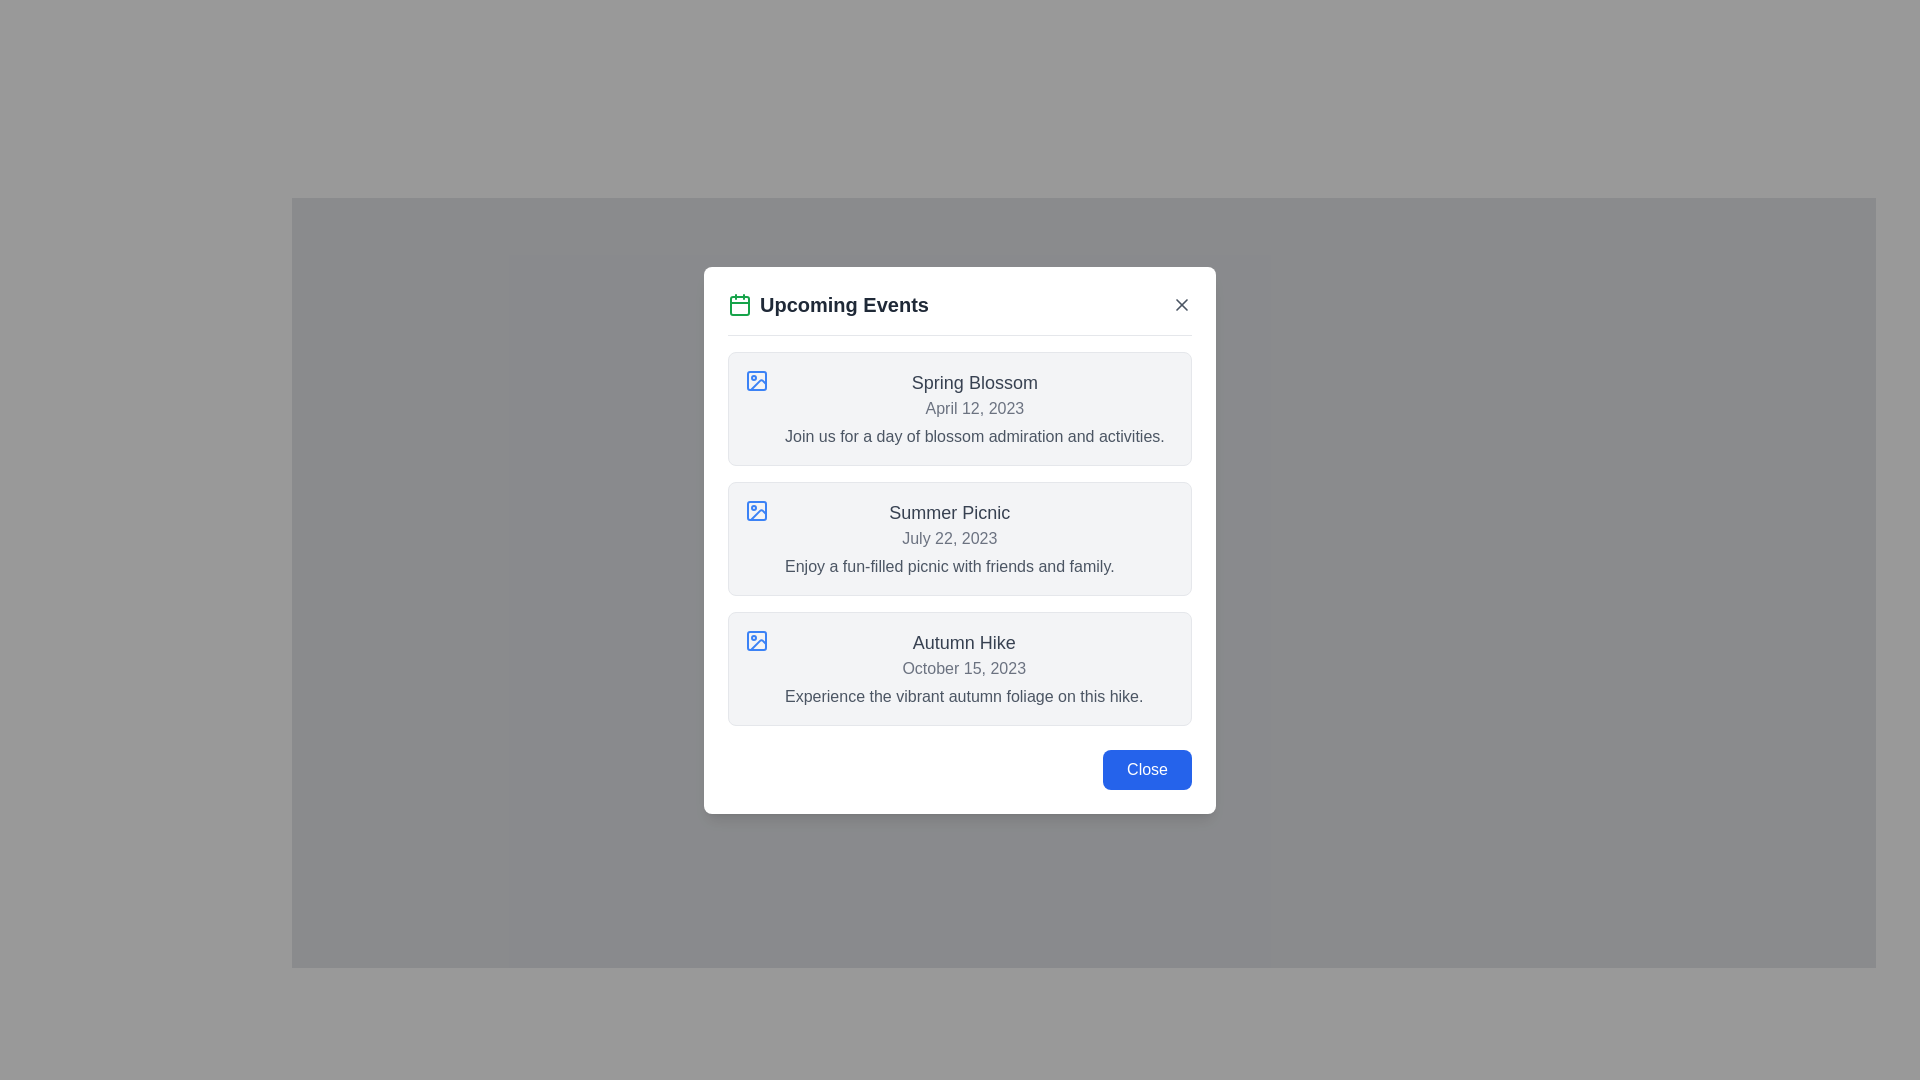 Image resolution: width=1920 pixels, height=1080 pixels. Describe the element at coordinates (964, 668) in the screenshot. I see `the 'Autumn Hike' event details in the Upcoming Events modal, which is the third item in the list` at that location.